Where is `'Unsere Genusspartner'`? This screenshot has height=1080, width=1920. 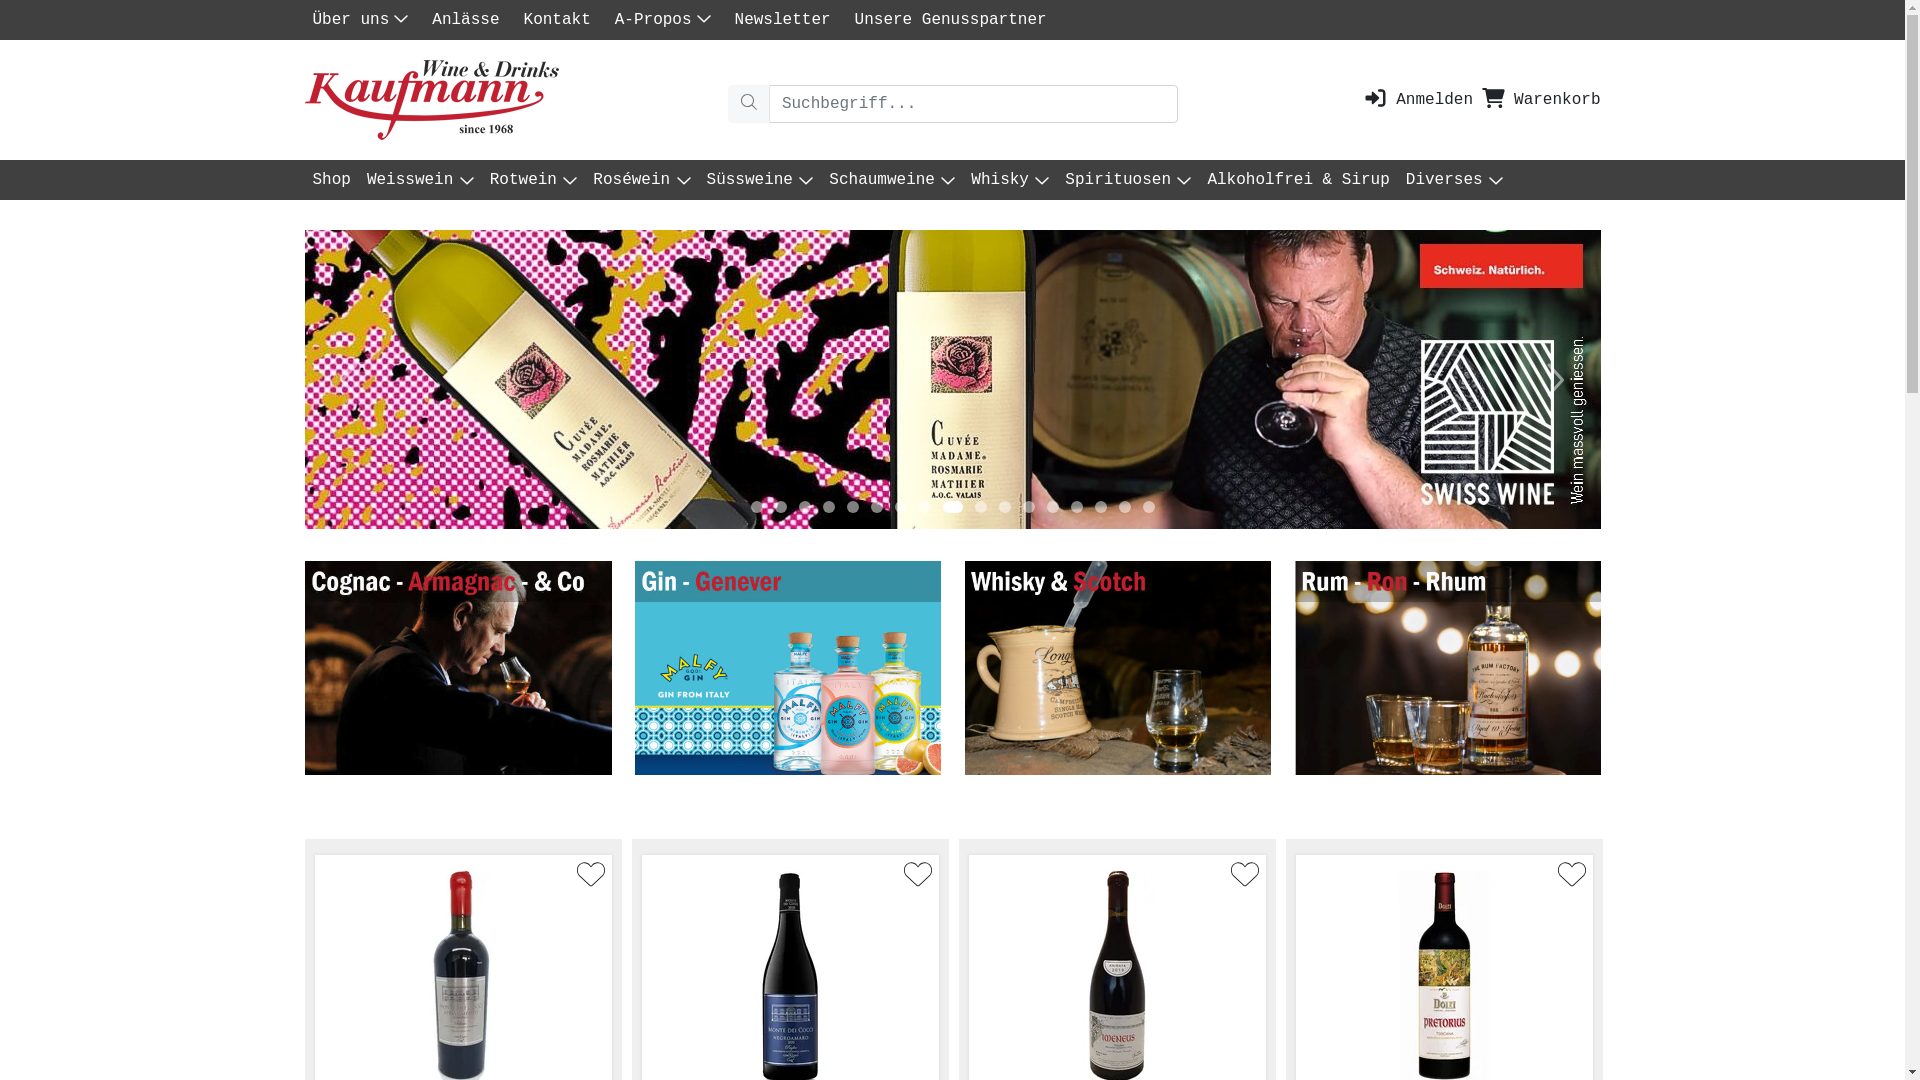
'Unsere Genusspartner' is located at coordinates (846, 19).